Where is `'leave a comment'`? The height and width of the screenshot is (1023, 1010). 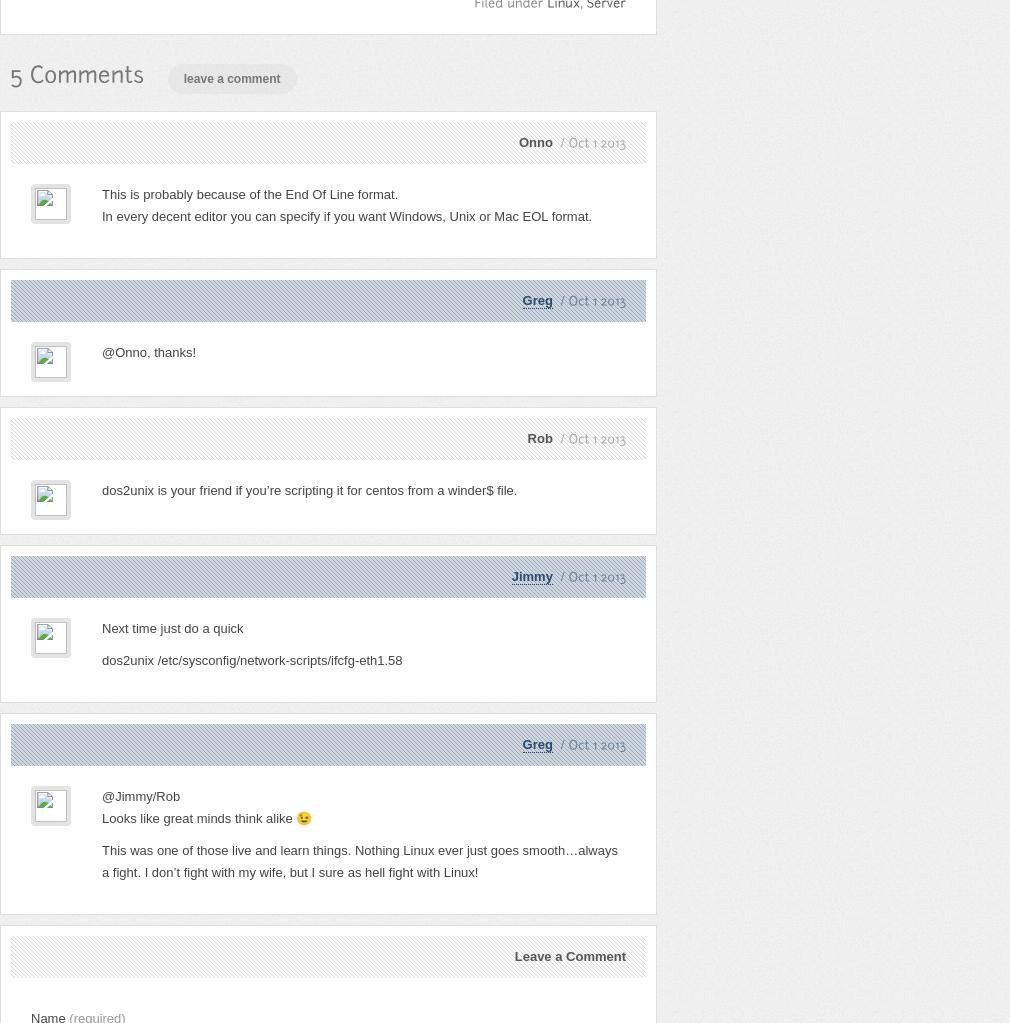 'leave a comment' is located at coordinates (230, 77).